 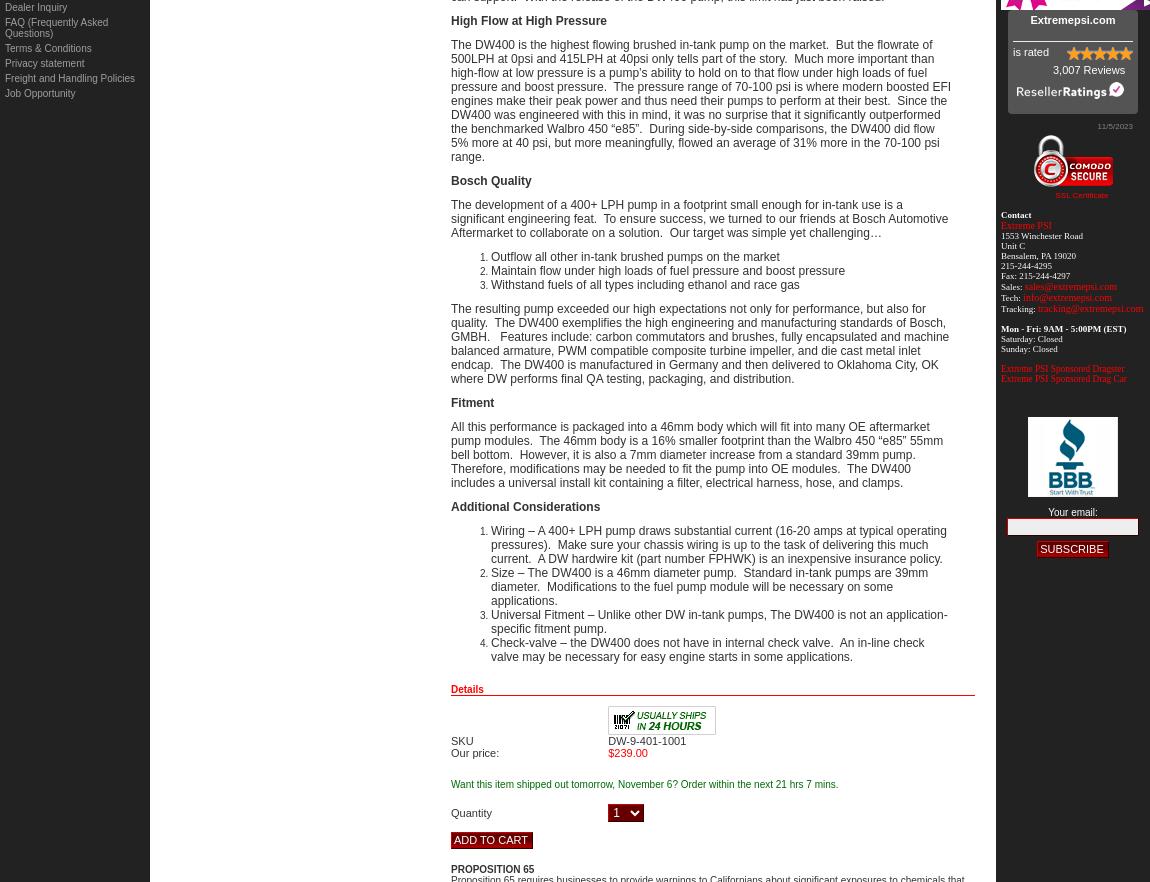 What do you see at coordinates (1000, 328) in the screenshot?
I see `'Mon - Fri: 9AM - 5:00PM (EST)'` at bounding box center [1000, 328].